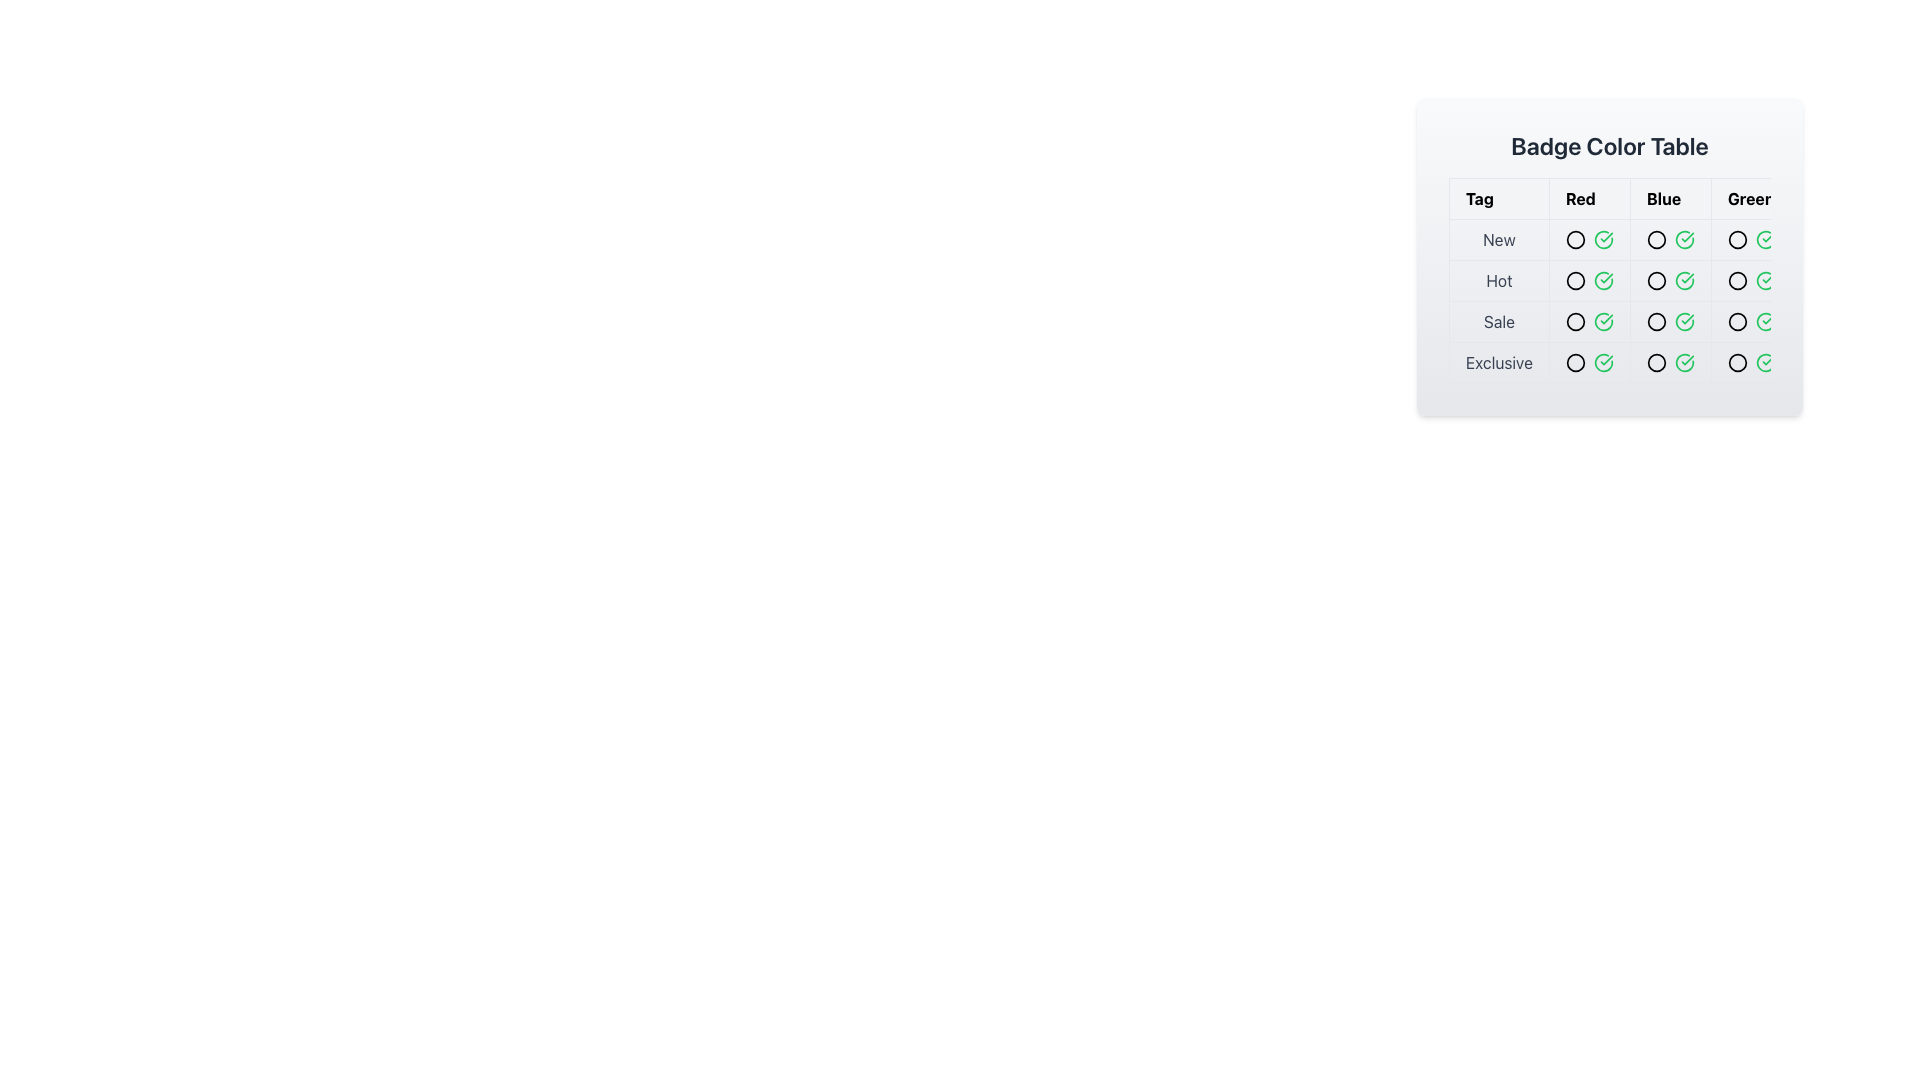 Image resolution: width=1920 pixels, height=1080 pixels. What do you see at coordinates (1670, 199) in the screenshot?
I see `the Table Header Cell displaying the text 'Blue' which is bold and centrally positioned within a white rectangular background, located in the header row of the Badge Color Table` at bounding box center [1670, 199].